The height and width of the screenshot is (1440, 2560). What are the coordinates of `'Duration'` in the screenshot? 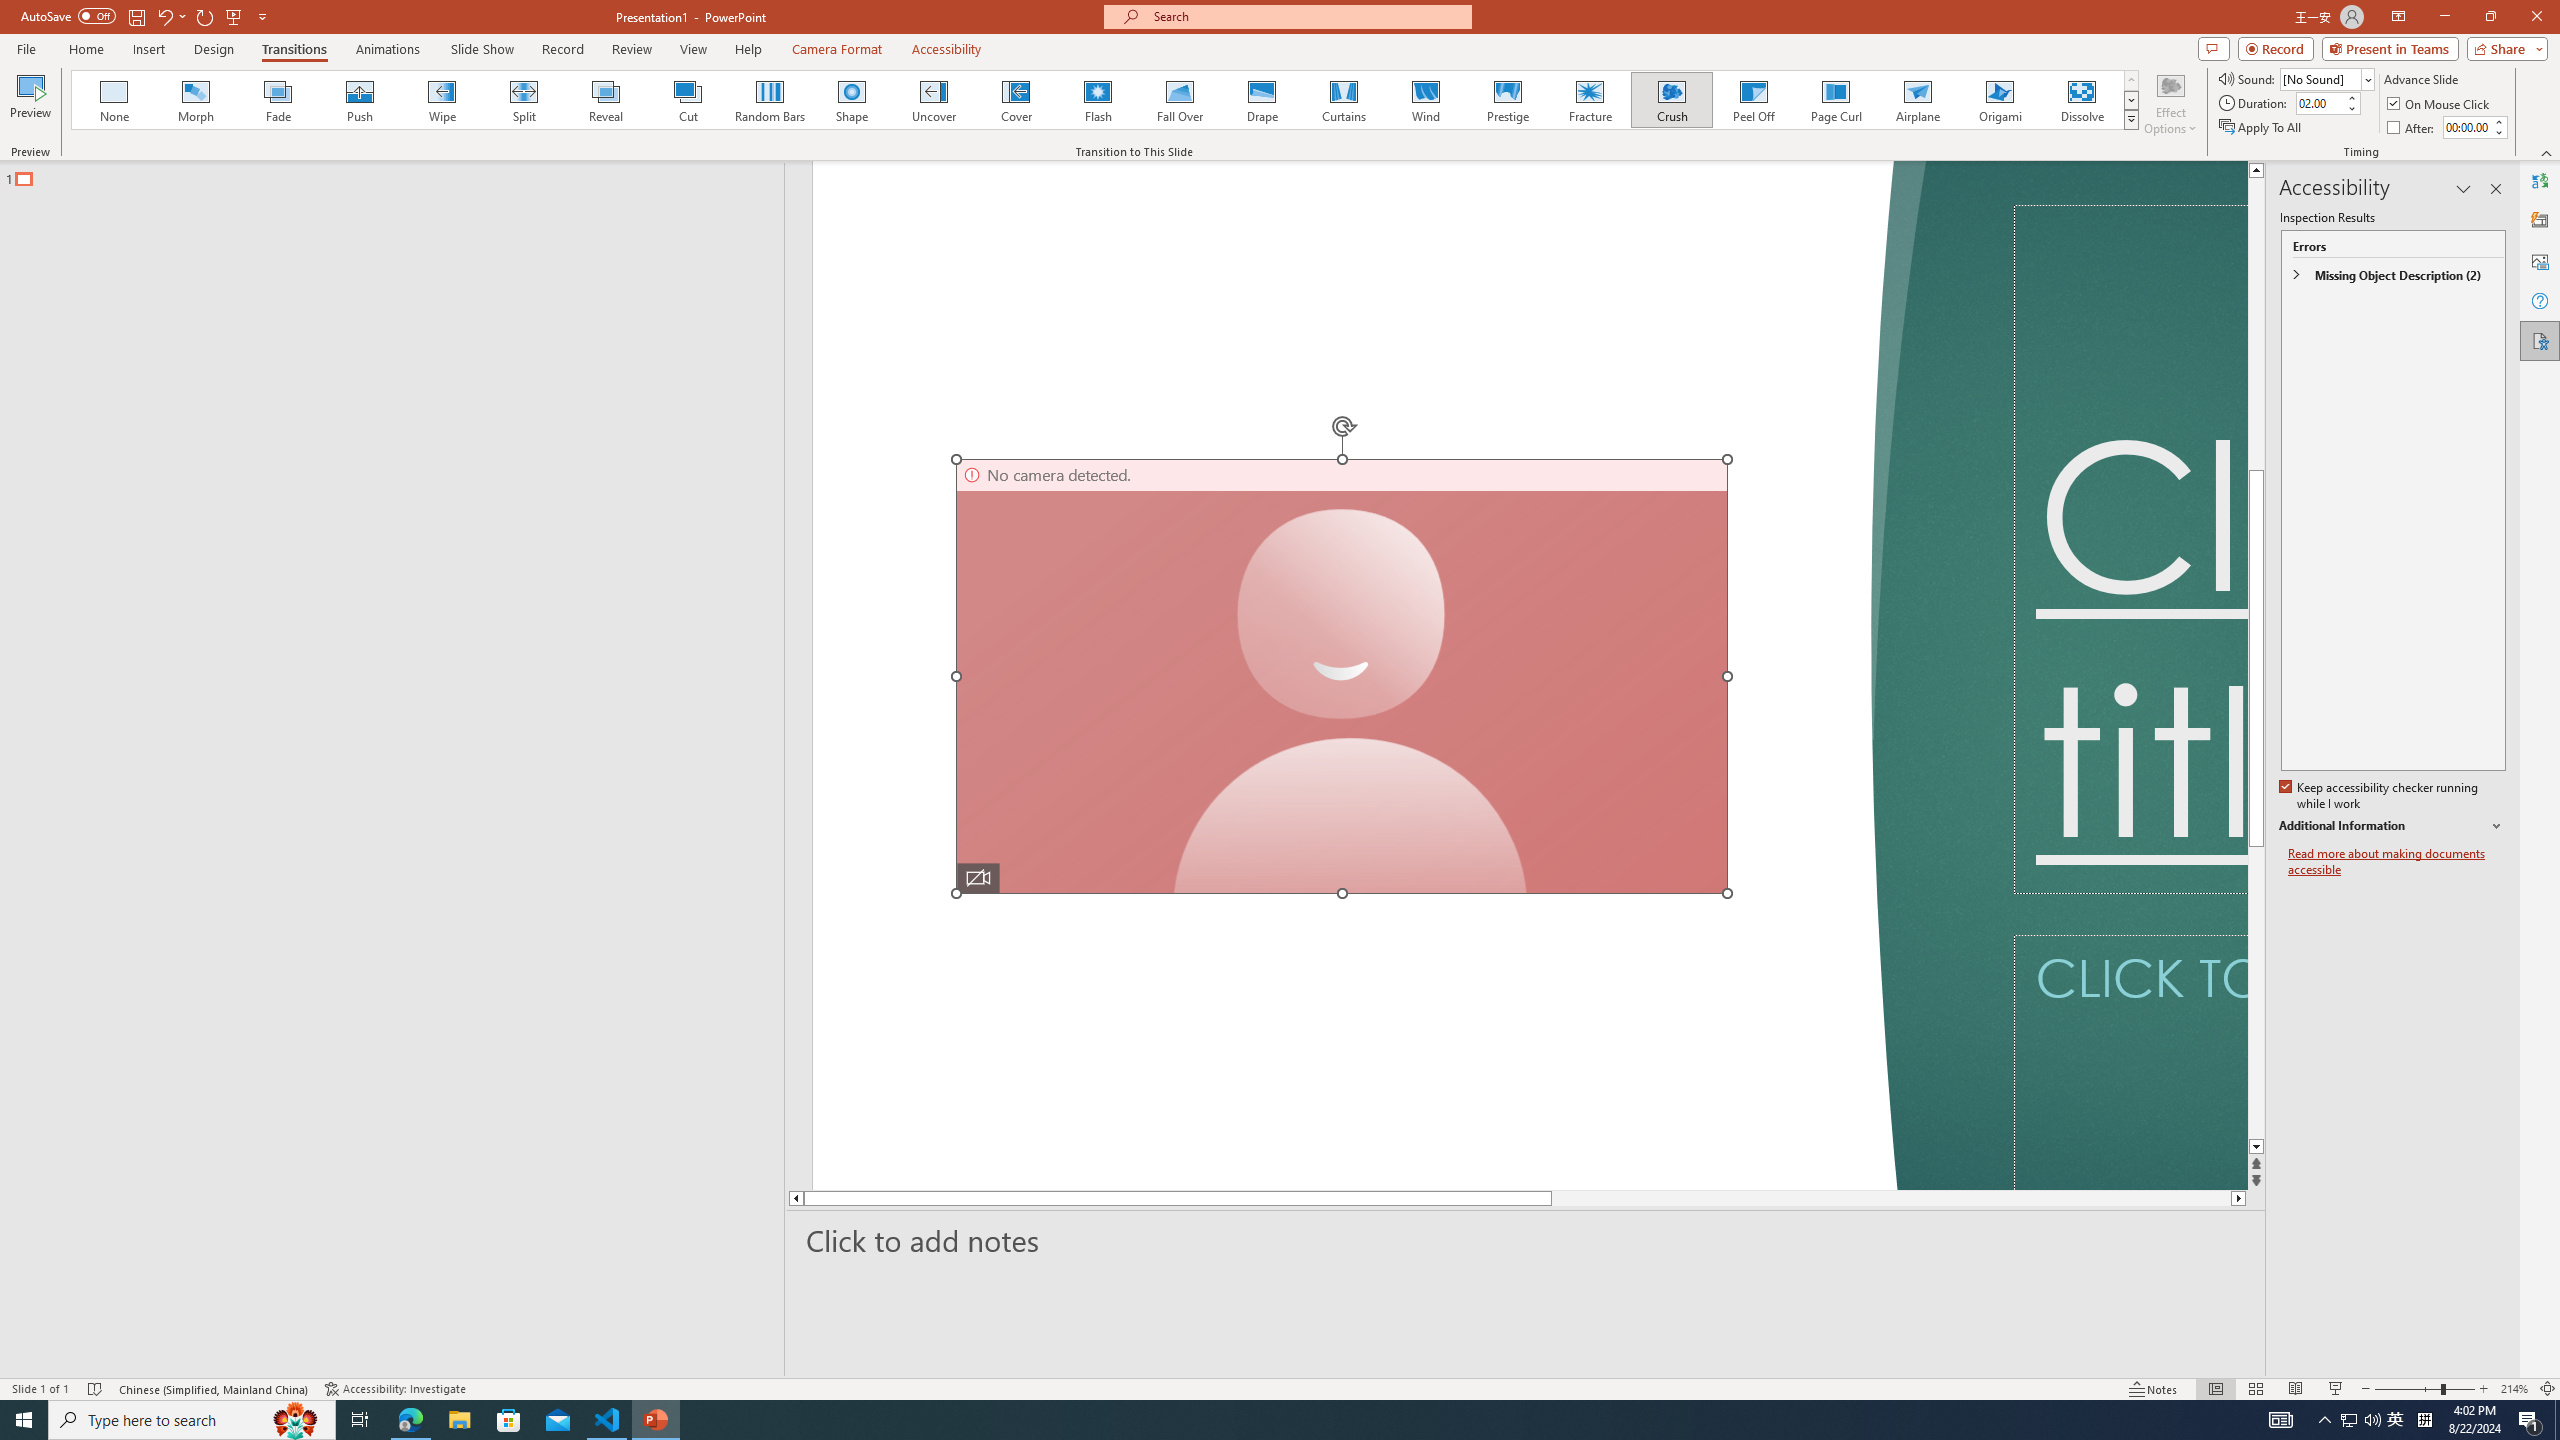 It's located at (2319, 102).